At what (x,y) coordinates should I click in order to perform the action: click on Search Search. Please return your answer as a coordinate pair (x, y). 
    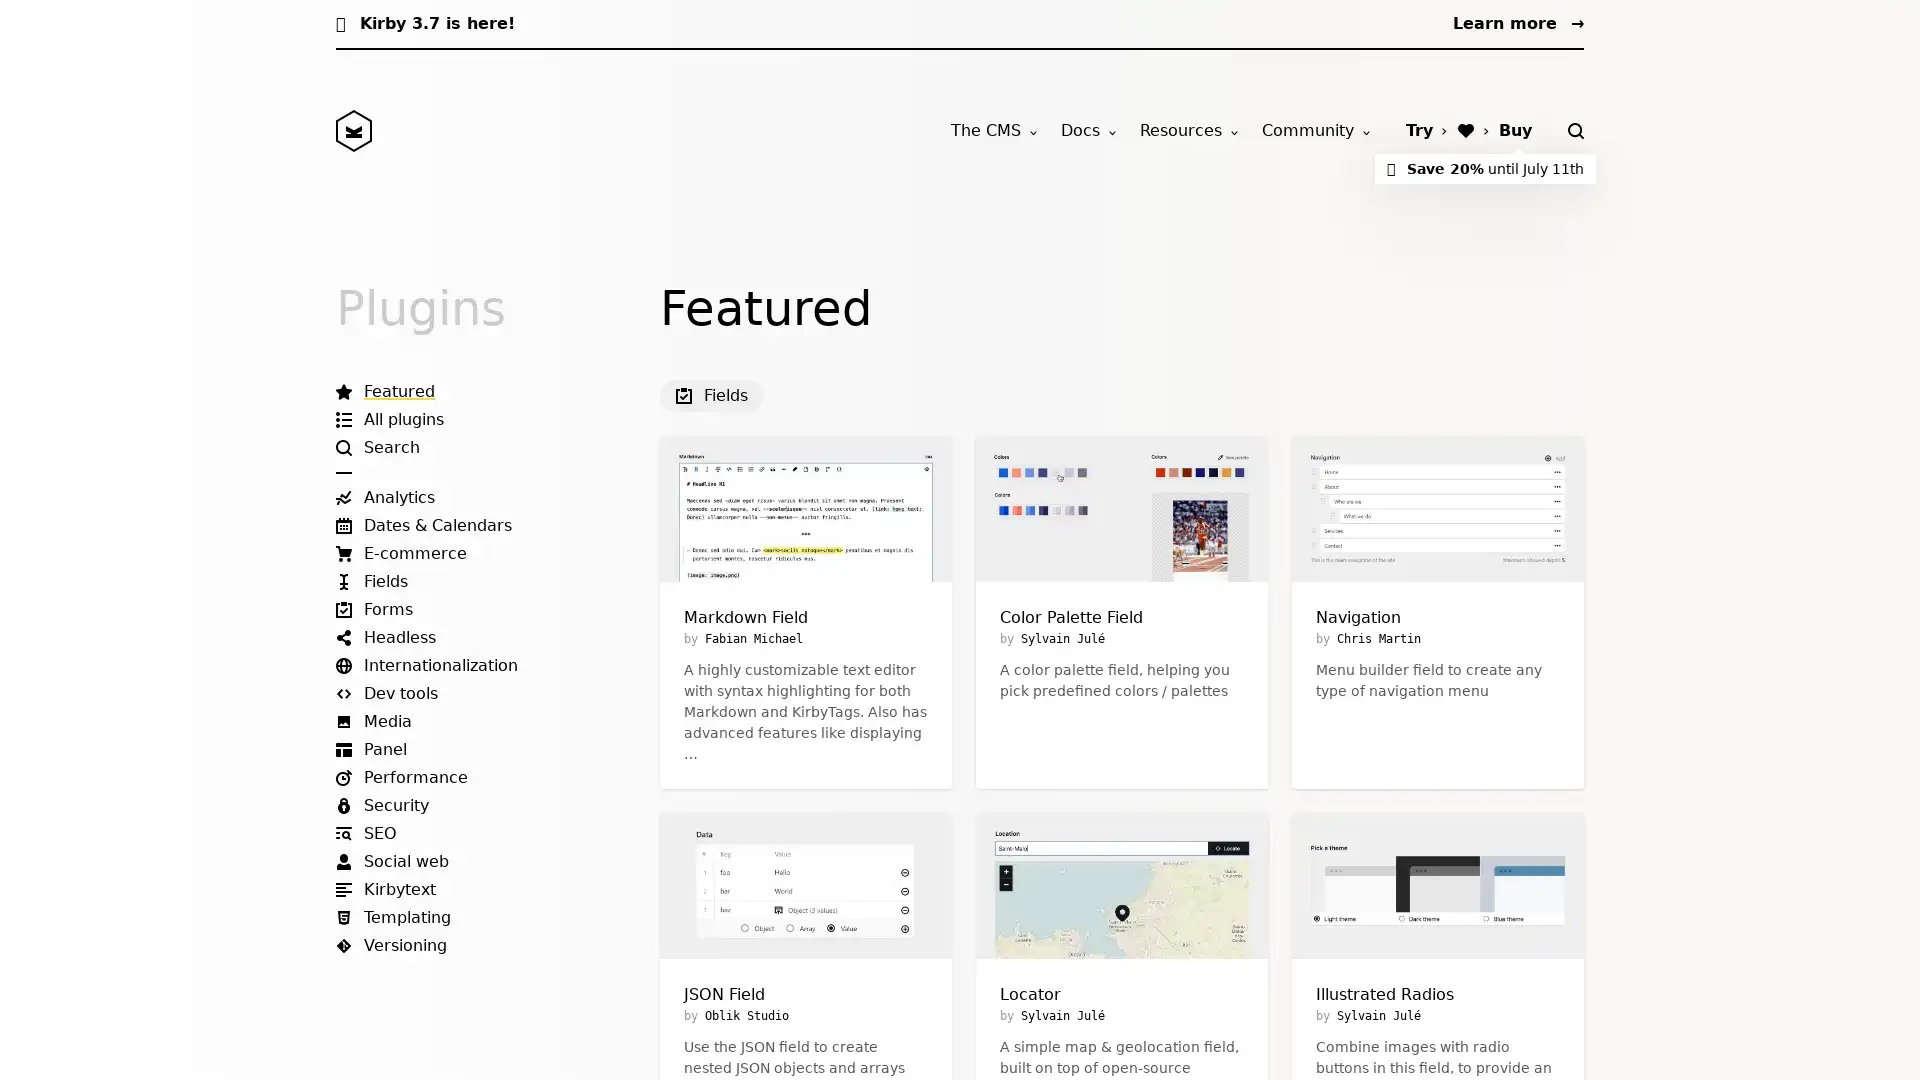
    Looking at the image, I should click on (378, 446).